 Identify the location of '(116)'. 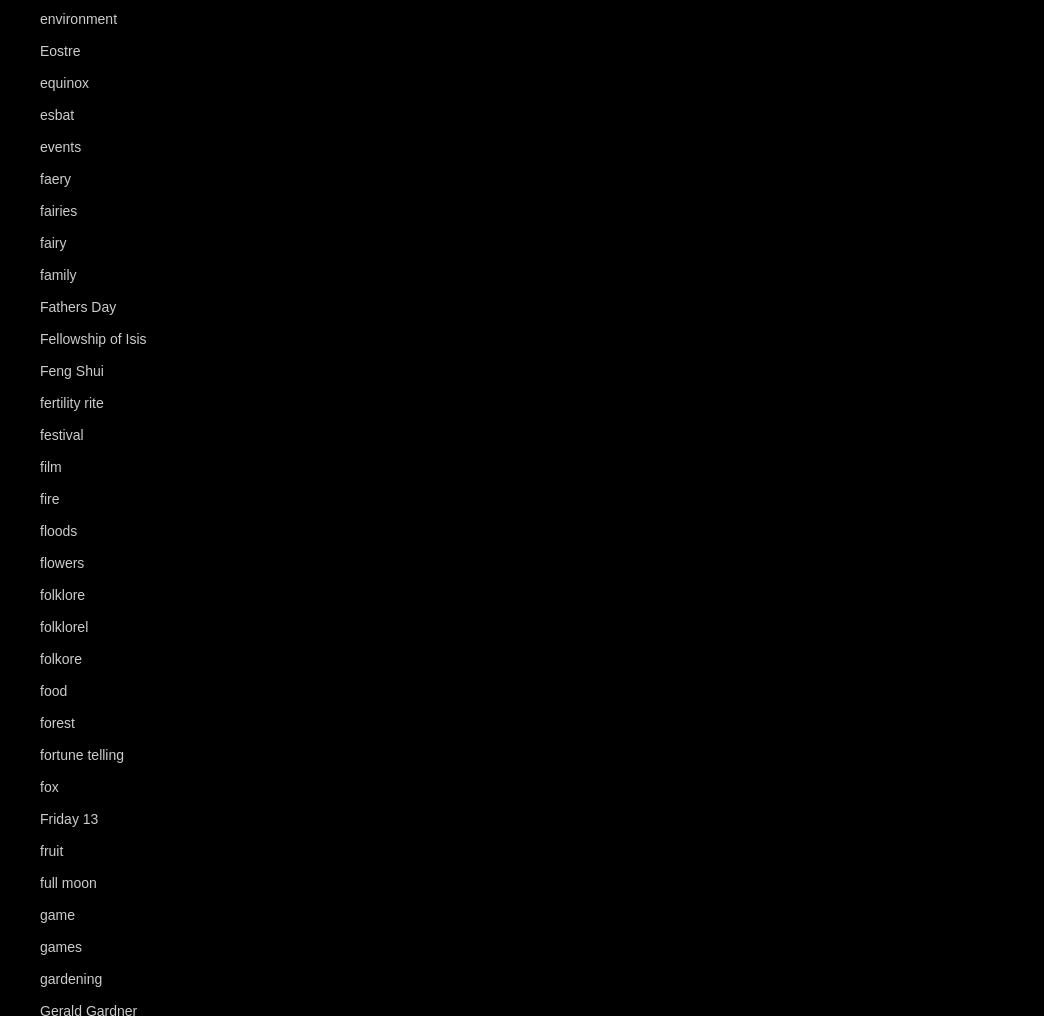
(116, 883).